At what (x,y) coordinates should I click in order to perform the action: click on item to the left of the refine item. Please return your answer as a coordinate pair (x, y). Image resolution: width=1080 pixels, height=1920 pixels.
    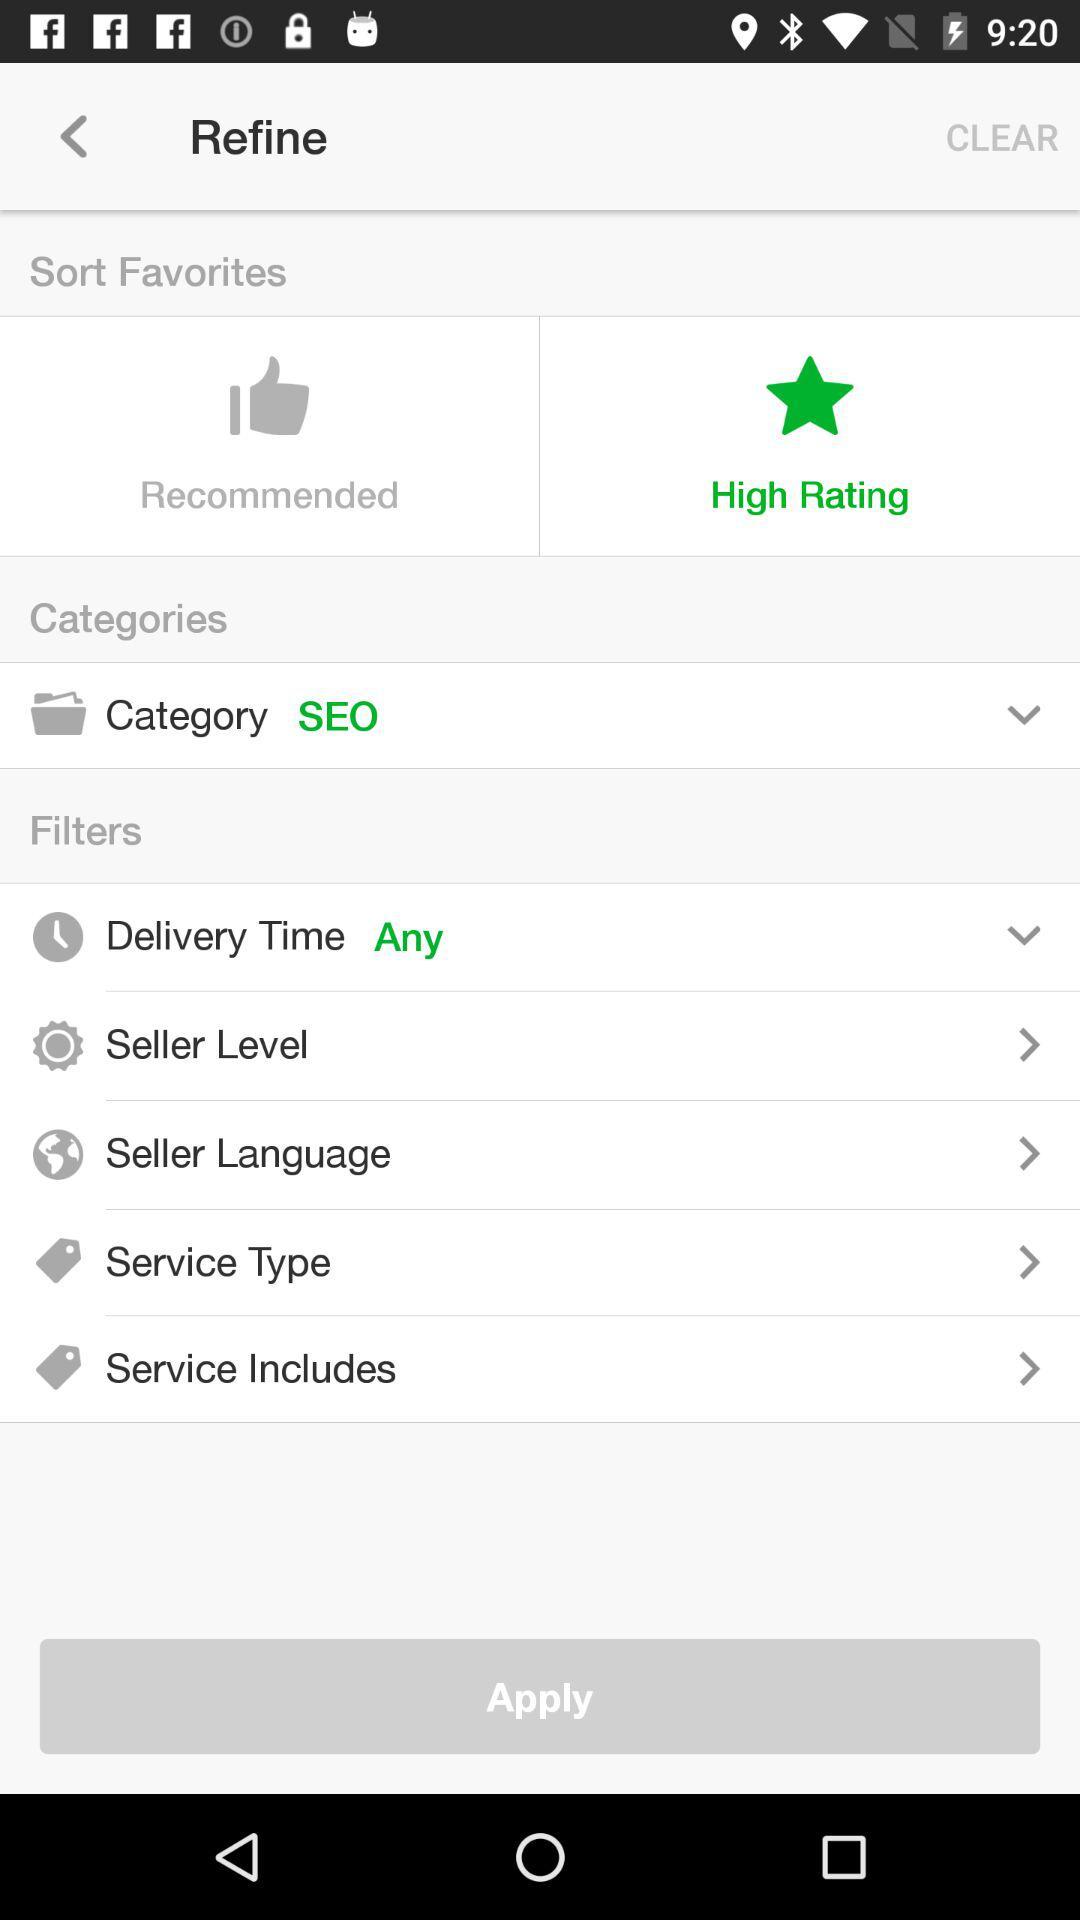
    Looking at the image, I should click on (72, 135).